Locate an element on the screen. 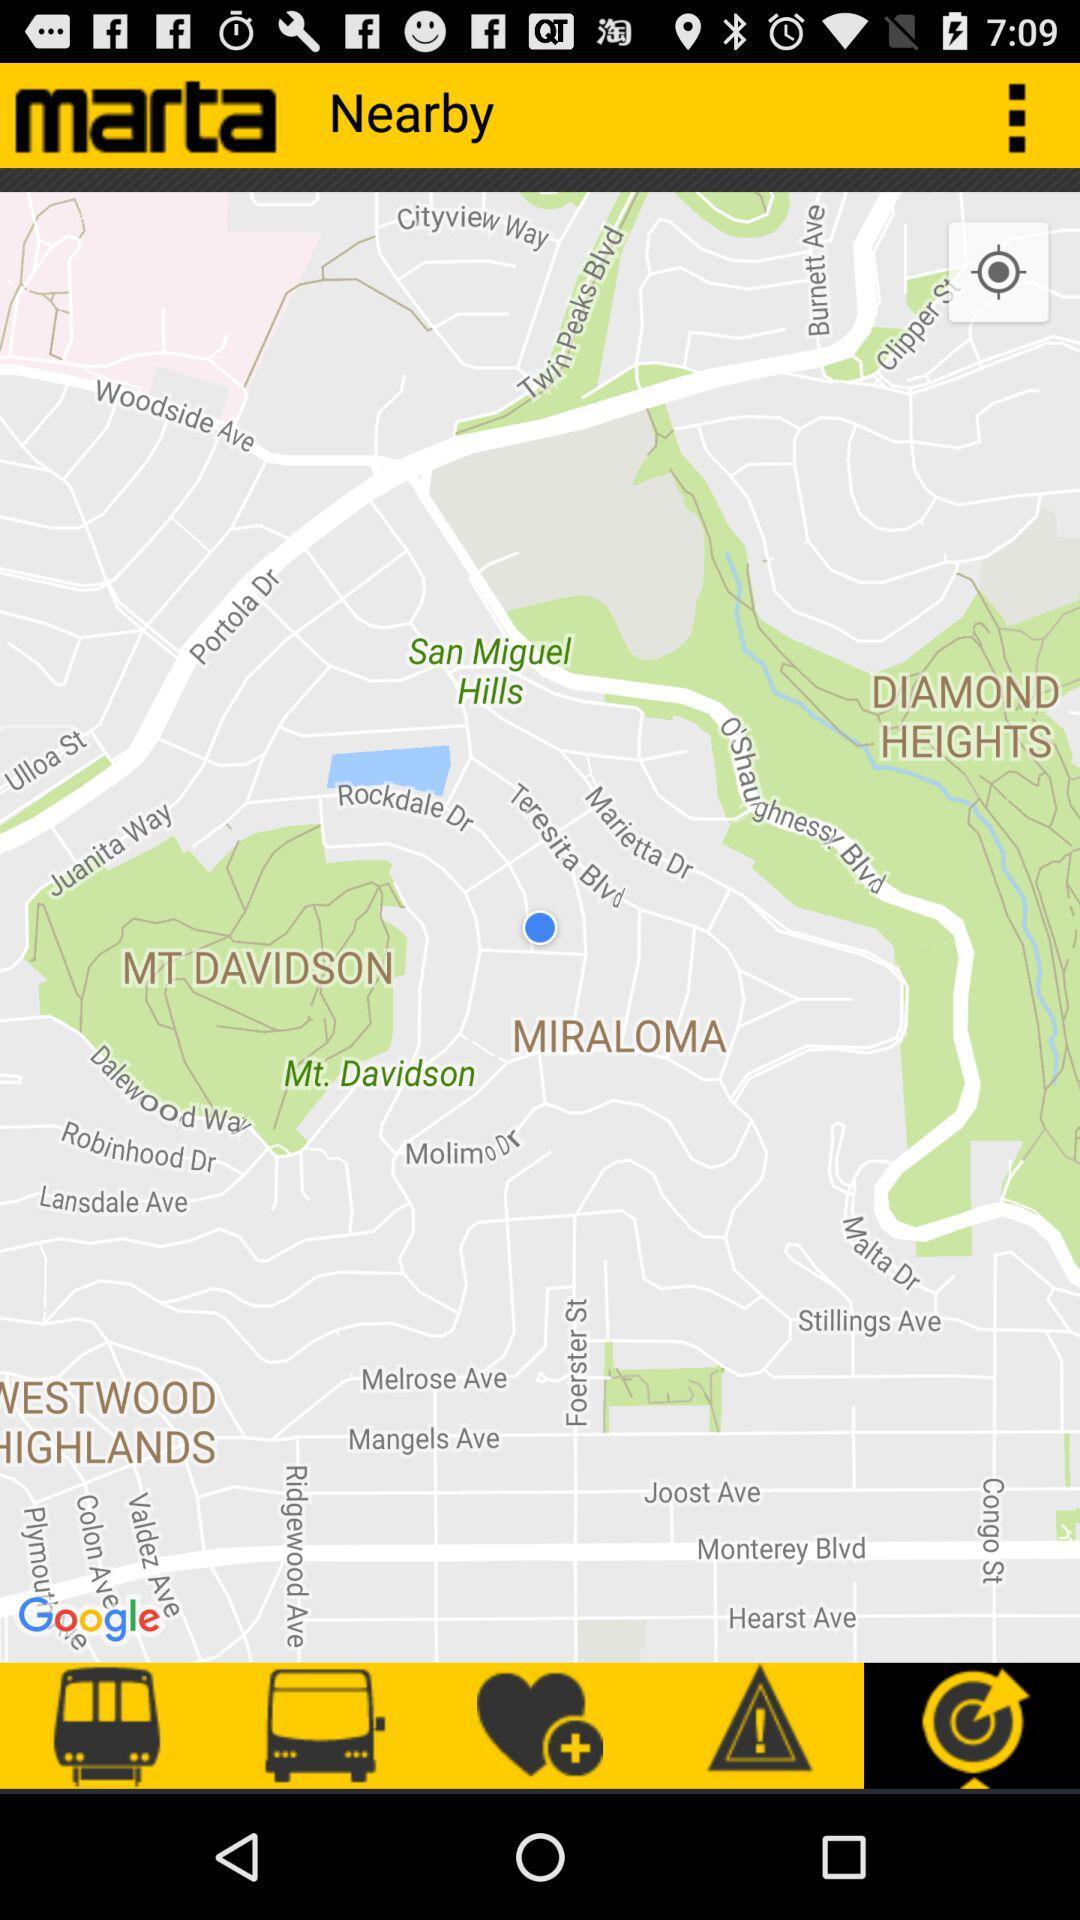 The height and width of the screenshot is (1920, 1080). the more icon is located at coordinates (1027, 122).